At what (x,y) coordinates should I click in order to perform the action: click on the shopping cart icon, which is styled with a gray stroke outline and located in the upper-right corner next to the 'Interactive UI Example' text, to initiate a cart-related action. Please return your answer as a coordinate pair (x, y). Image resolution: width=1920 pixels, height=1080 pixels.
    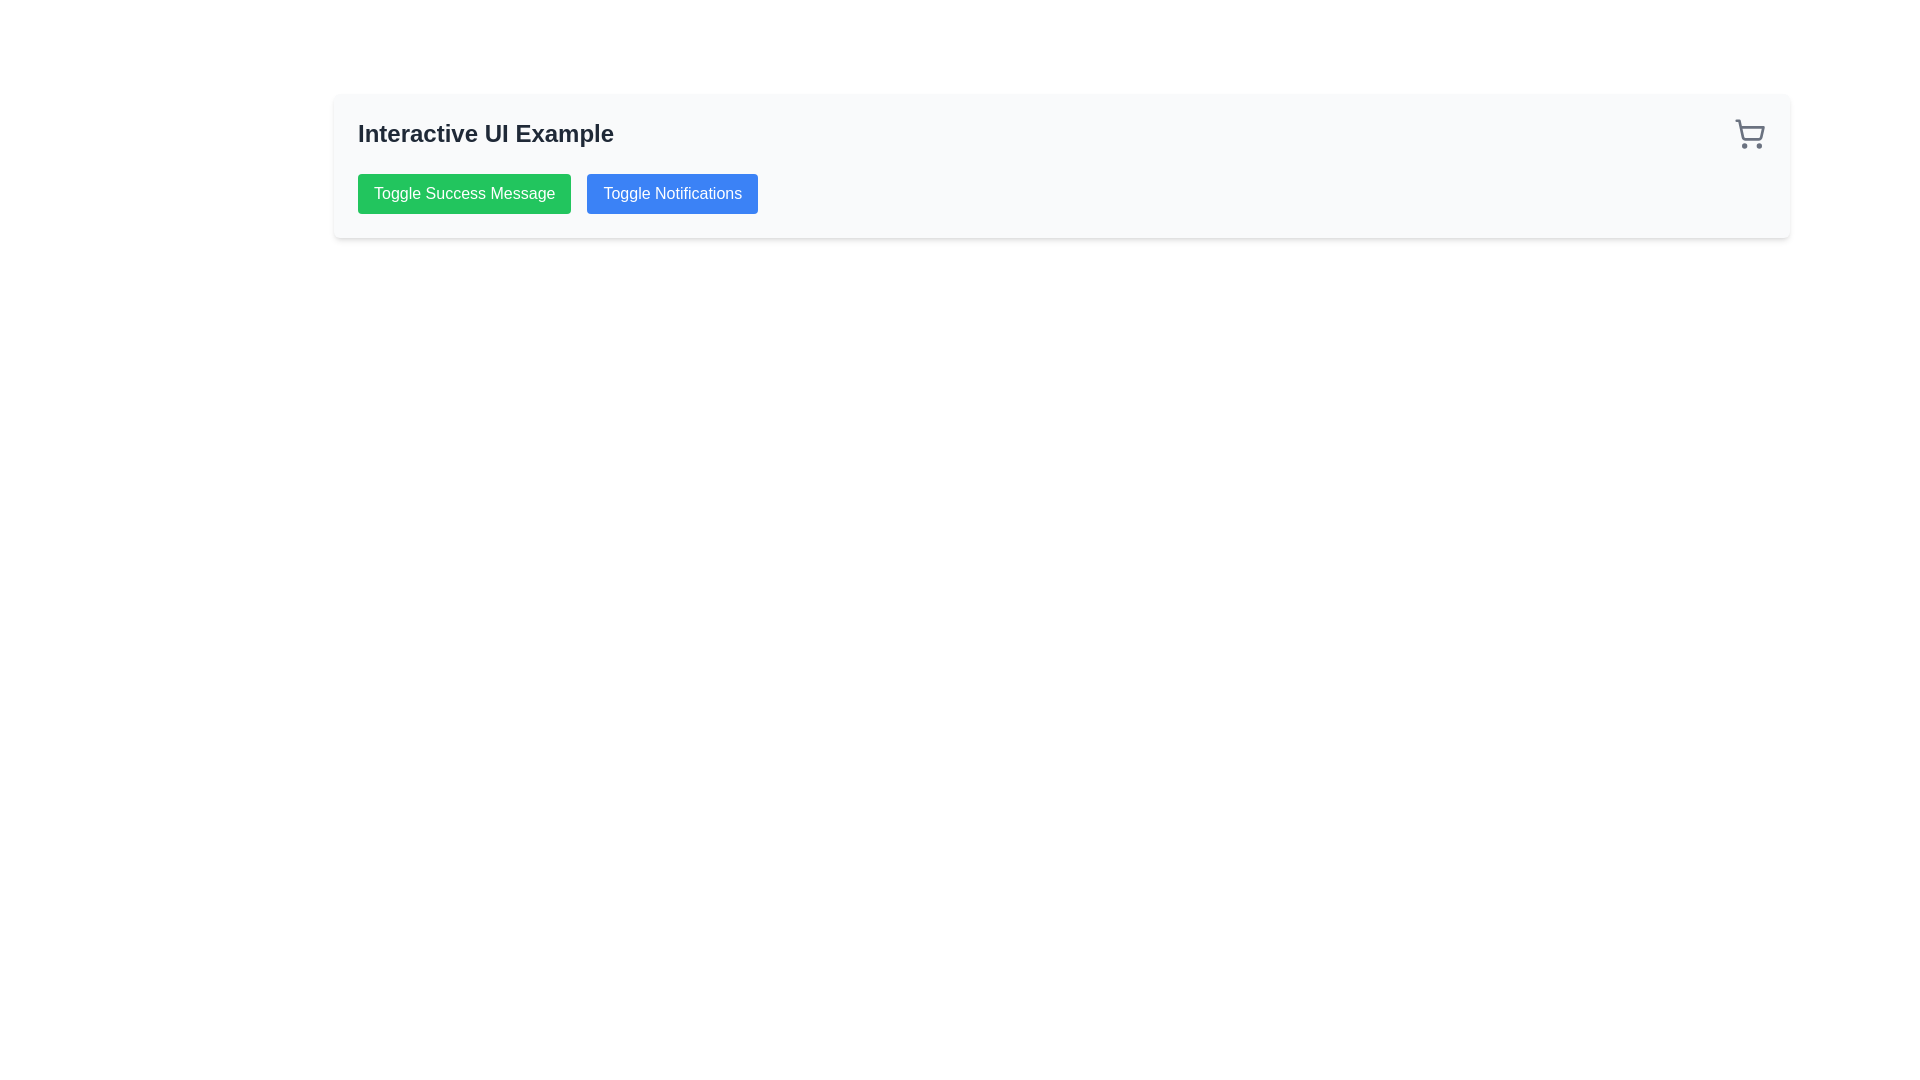
    Looking at the image, I should click on (1749, 134).